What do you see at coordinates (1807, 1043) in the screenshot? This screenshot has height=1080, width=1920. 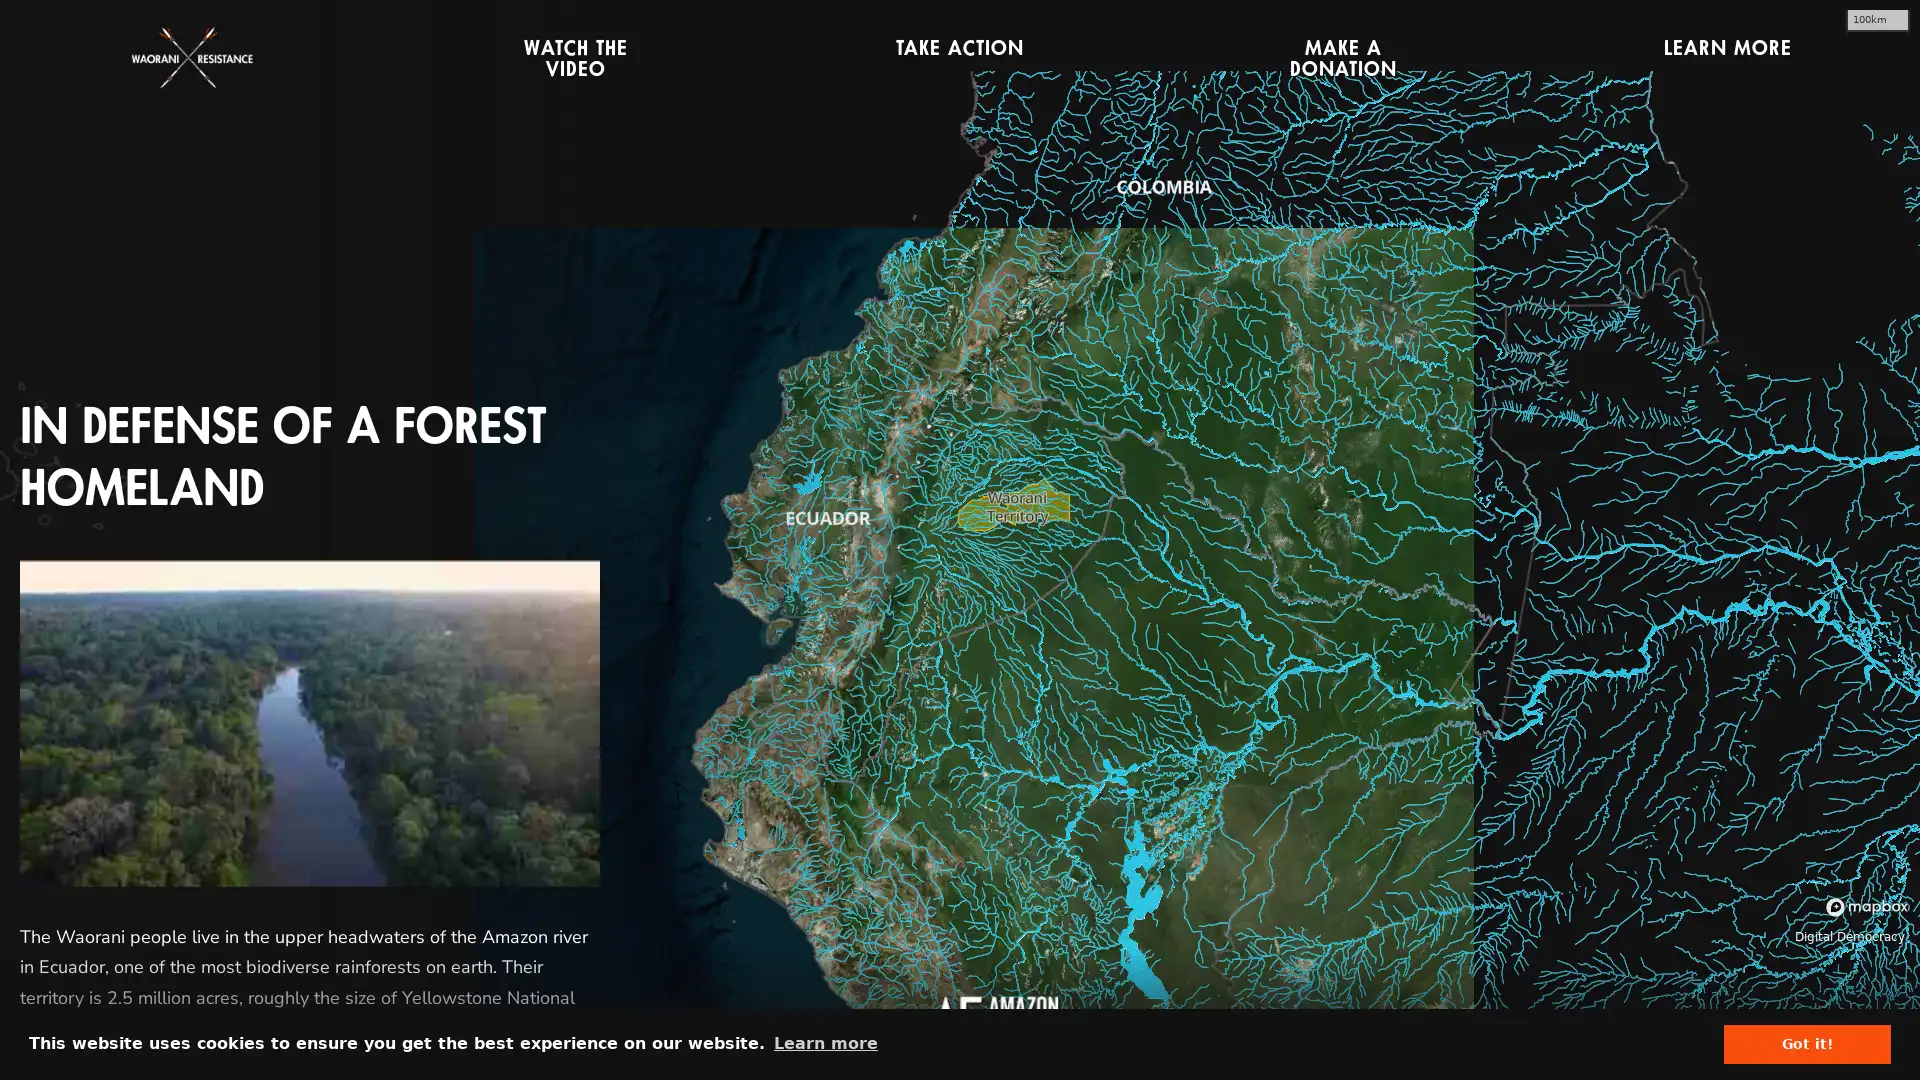 I see `dismiss cookie message` at bounding box center [1807, 1043].